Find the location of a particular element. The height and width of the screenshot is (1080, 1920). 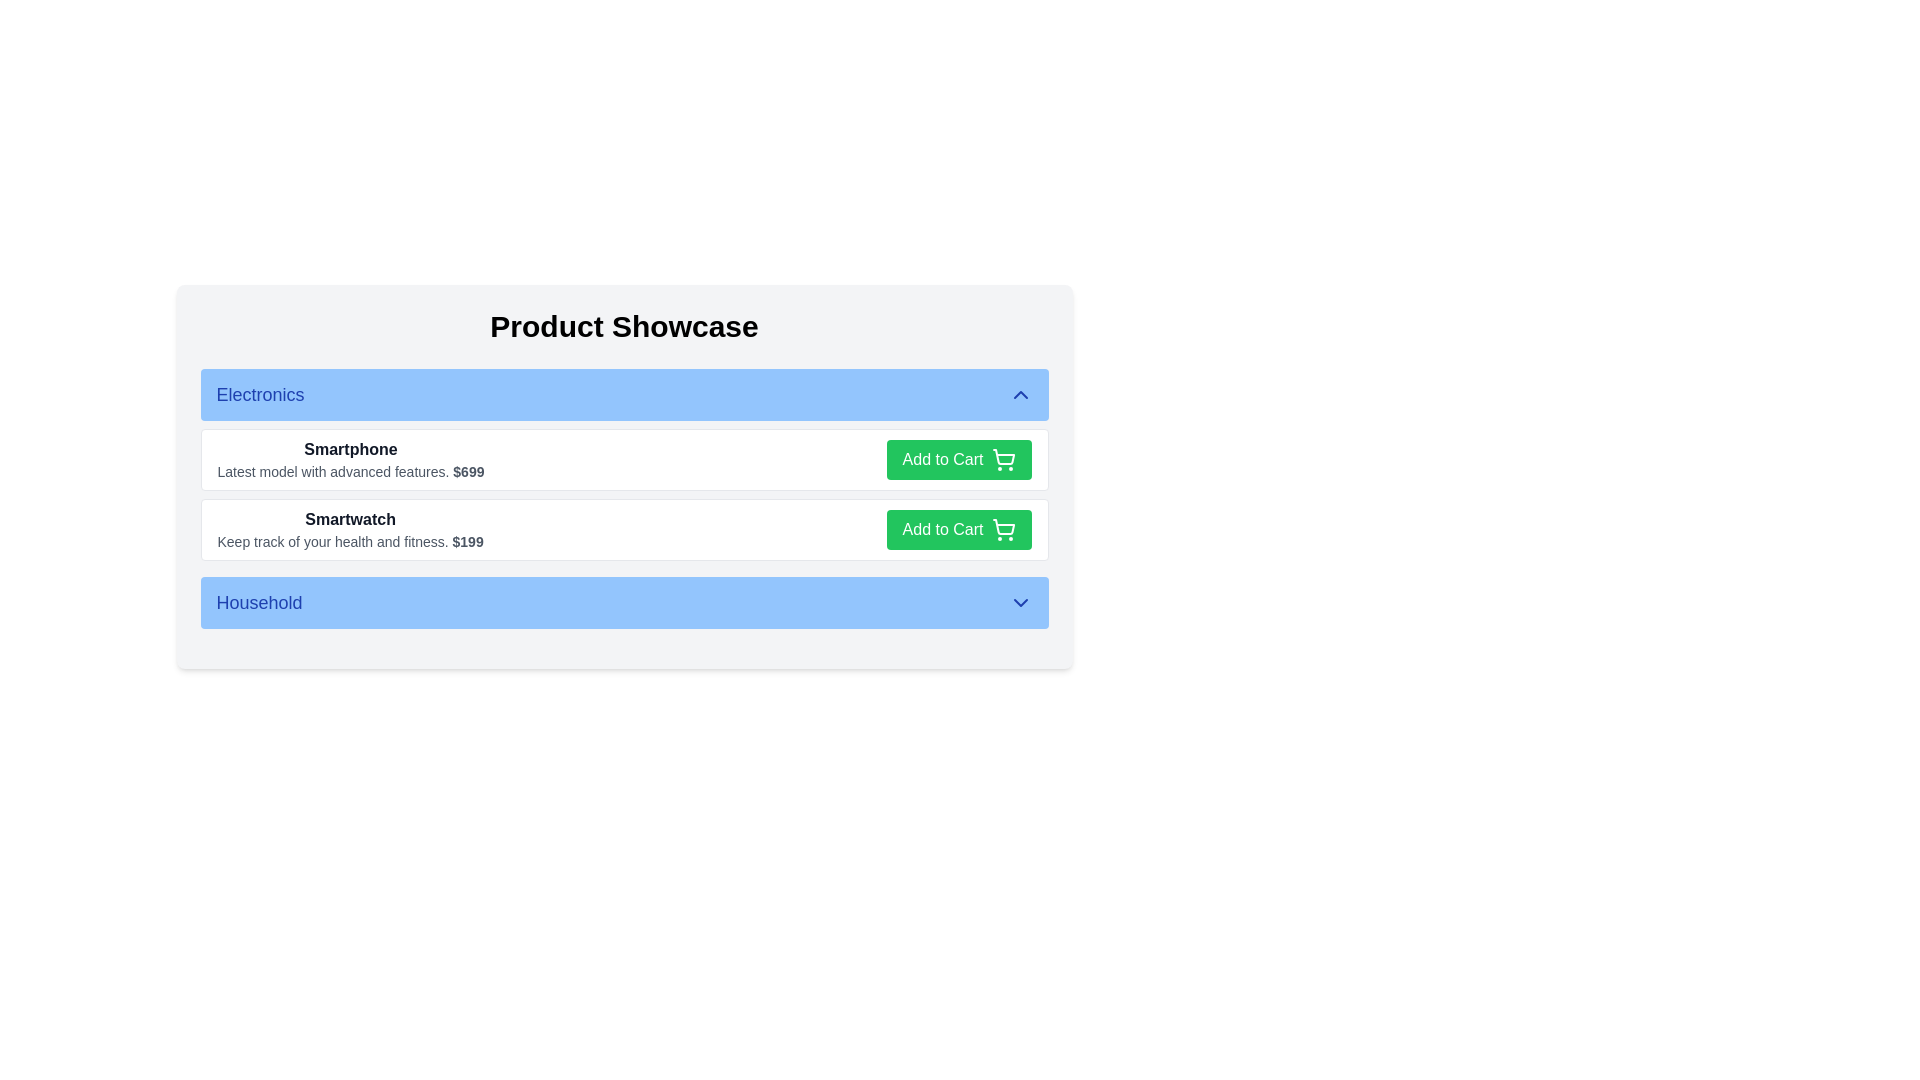

the shopping cart icon which is used for adding items to the cart, located near the 'Add to Cart' button for the second product in the Electronics section is located at coordinates (1003, 526).